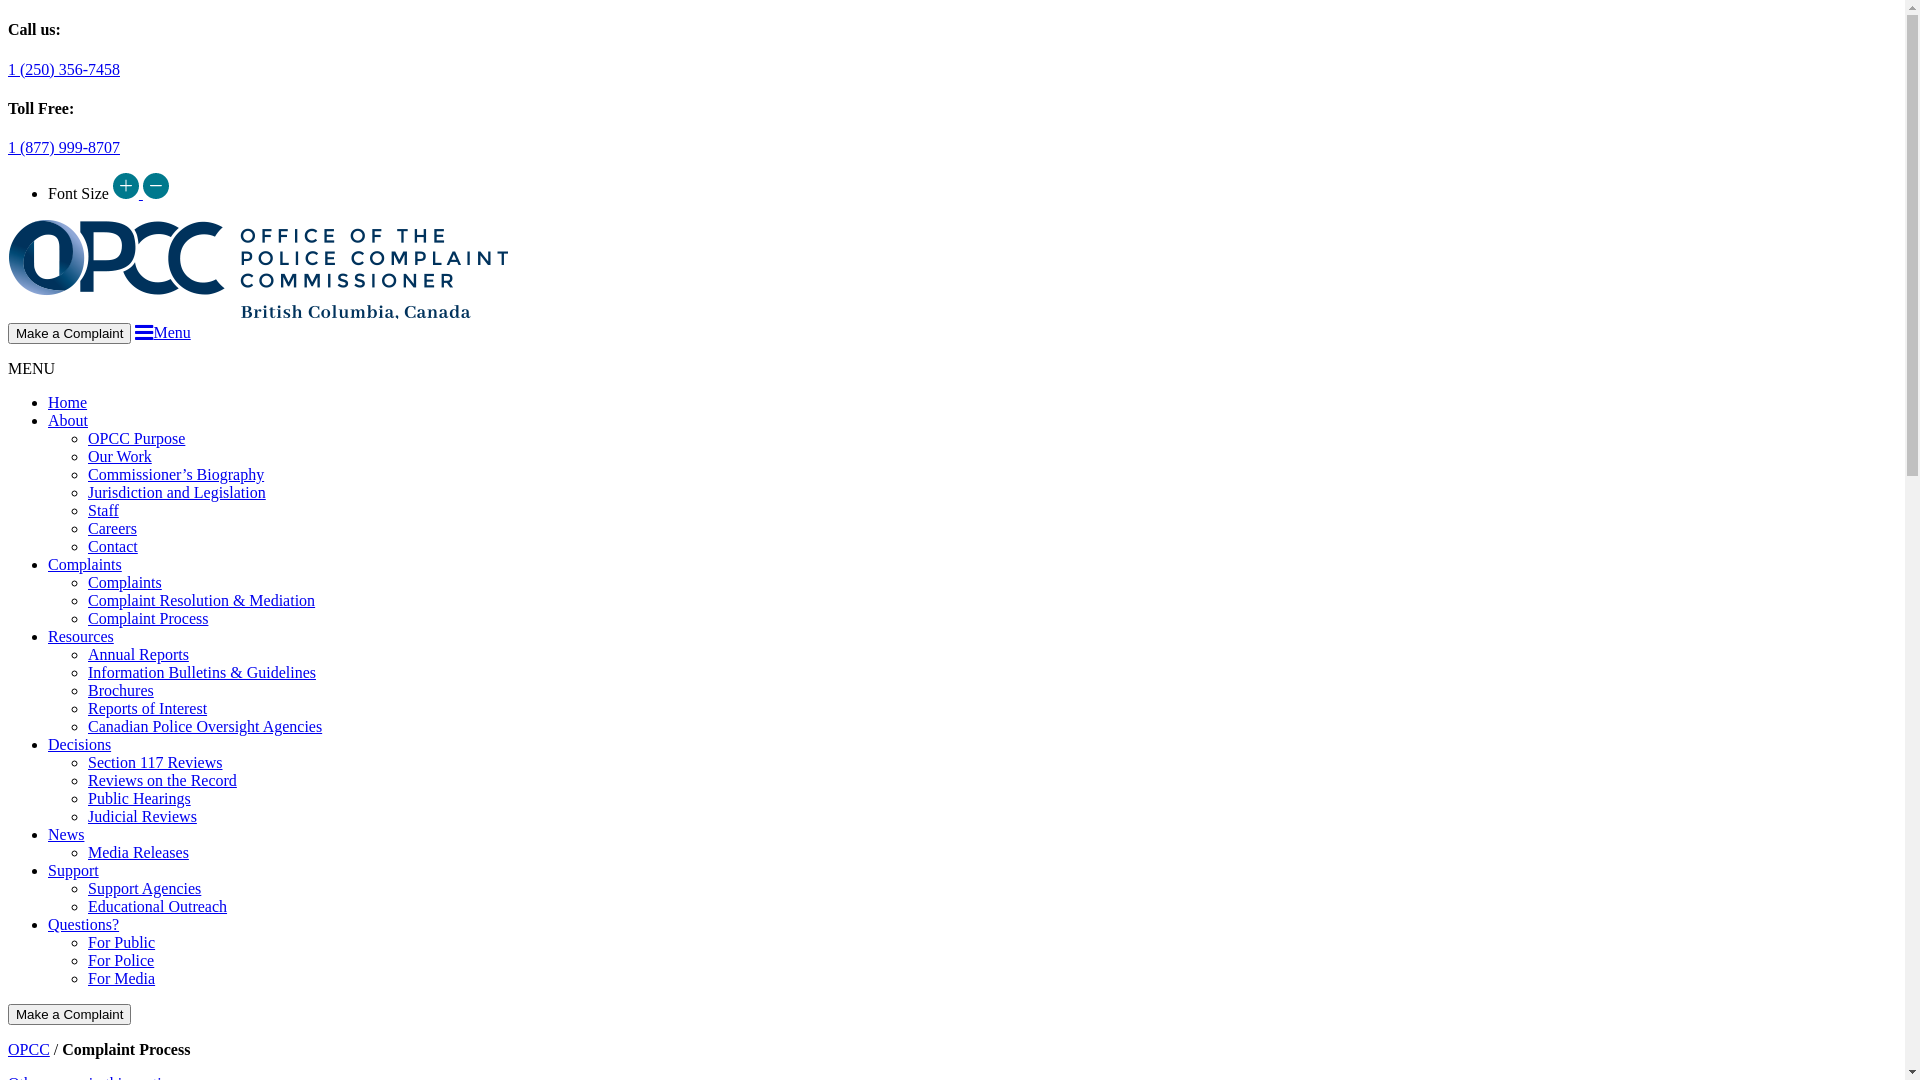 Image resolution: width=1920 pixels, height=1080 pixels. I want to click on 'Complaints', so click(84, 564).